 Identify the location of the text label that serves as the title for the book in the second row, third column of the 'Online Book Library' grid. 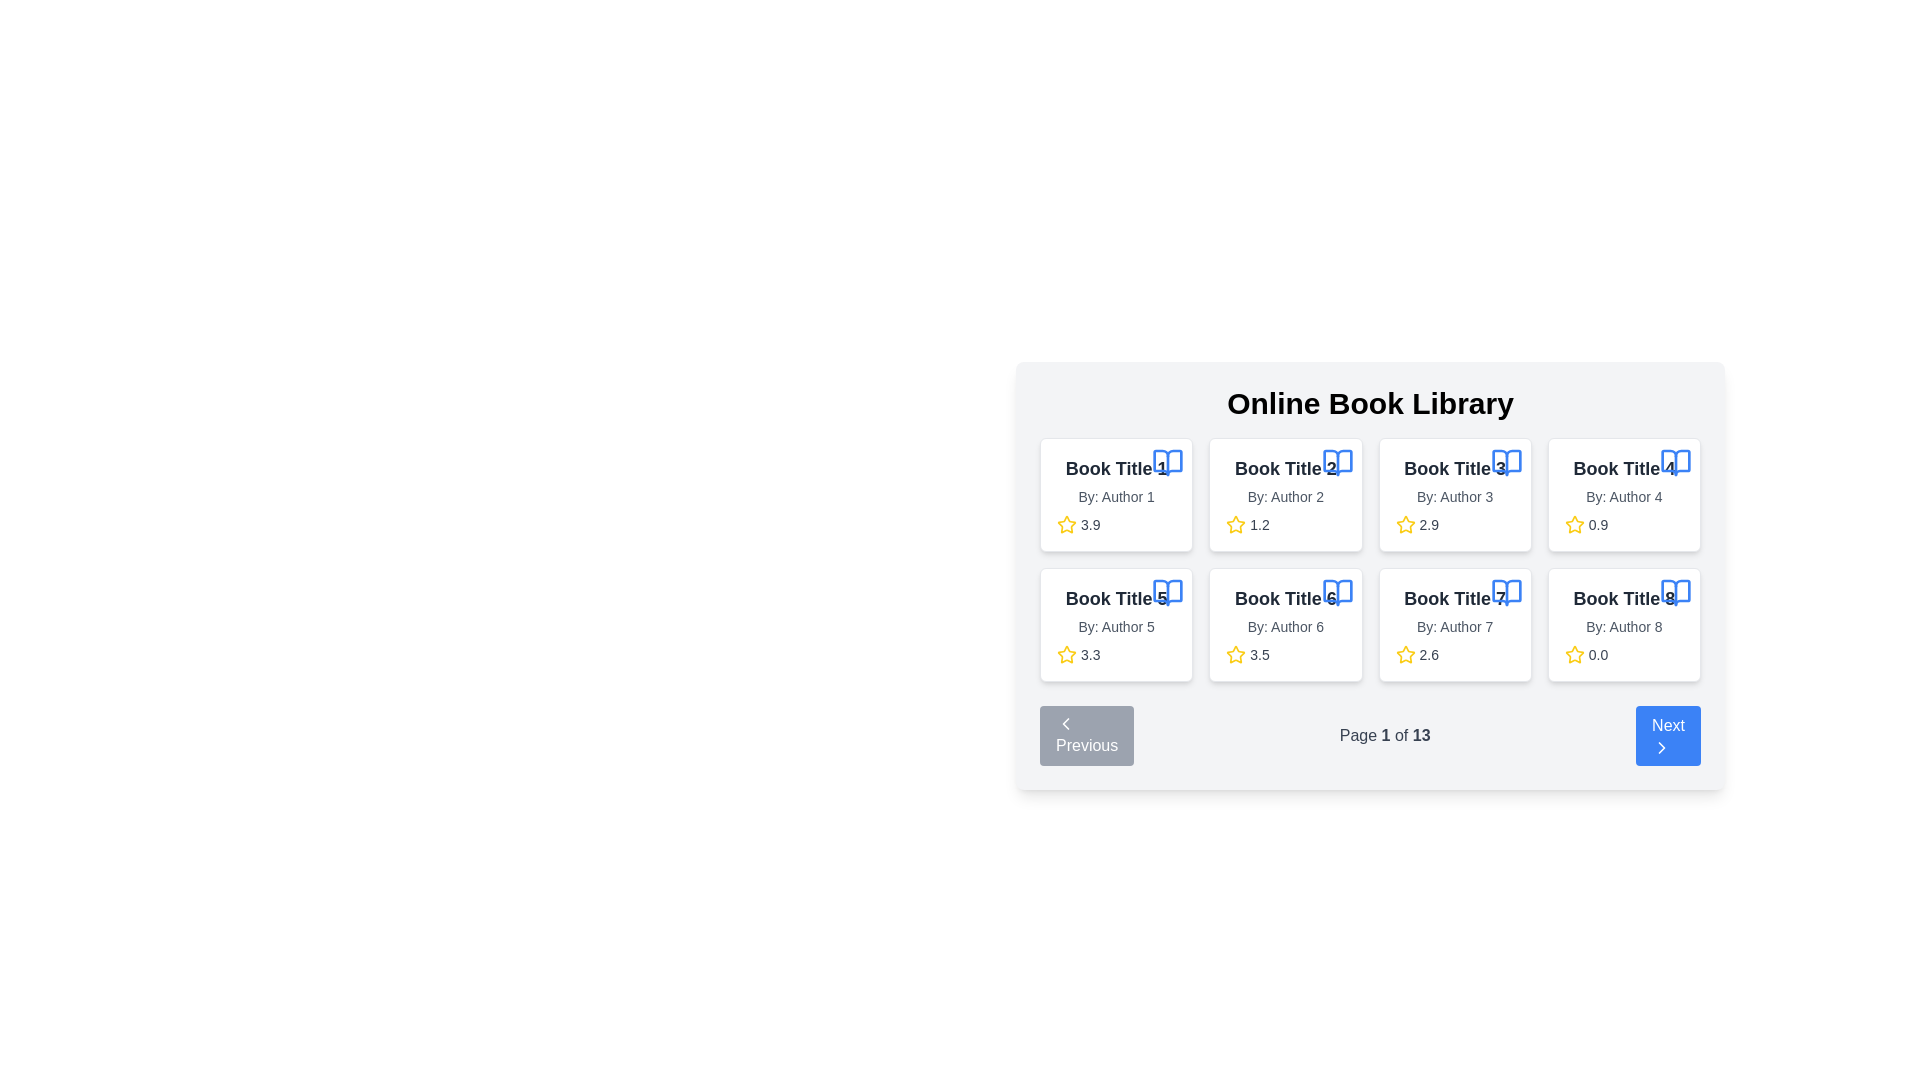
(1455, 597).